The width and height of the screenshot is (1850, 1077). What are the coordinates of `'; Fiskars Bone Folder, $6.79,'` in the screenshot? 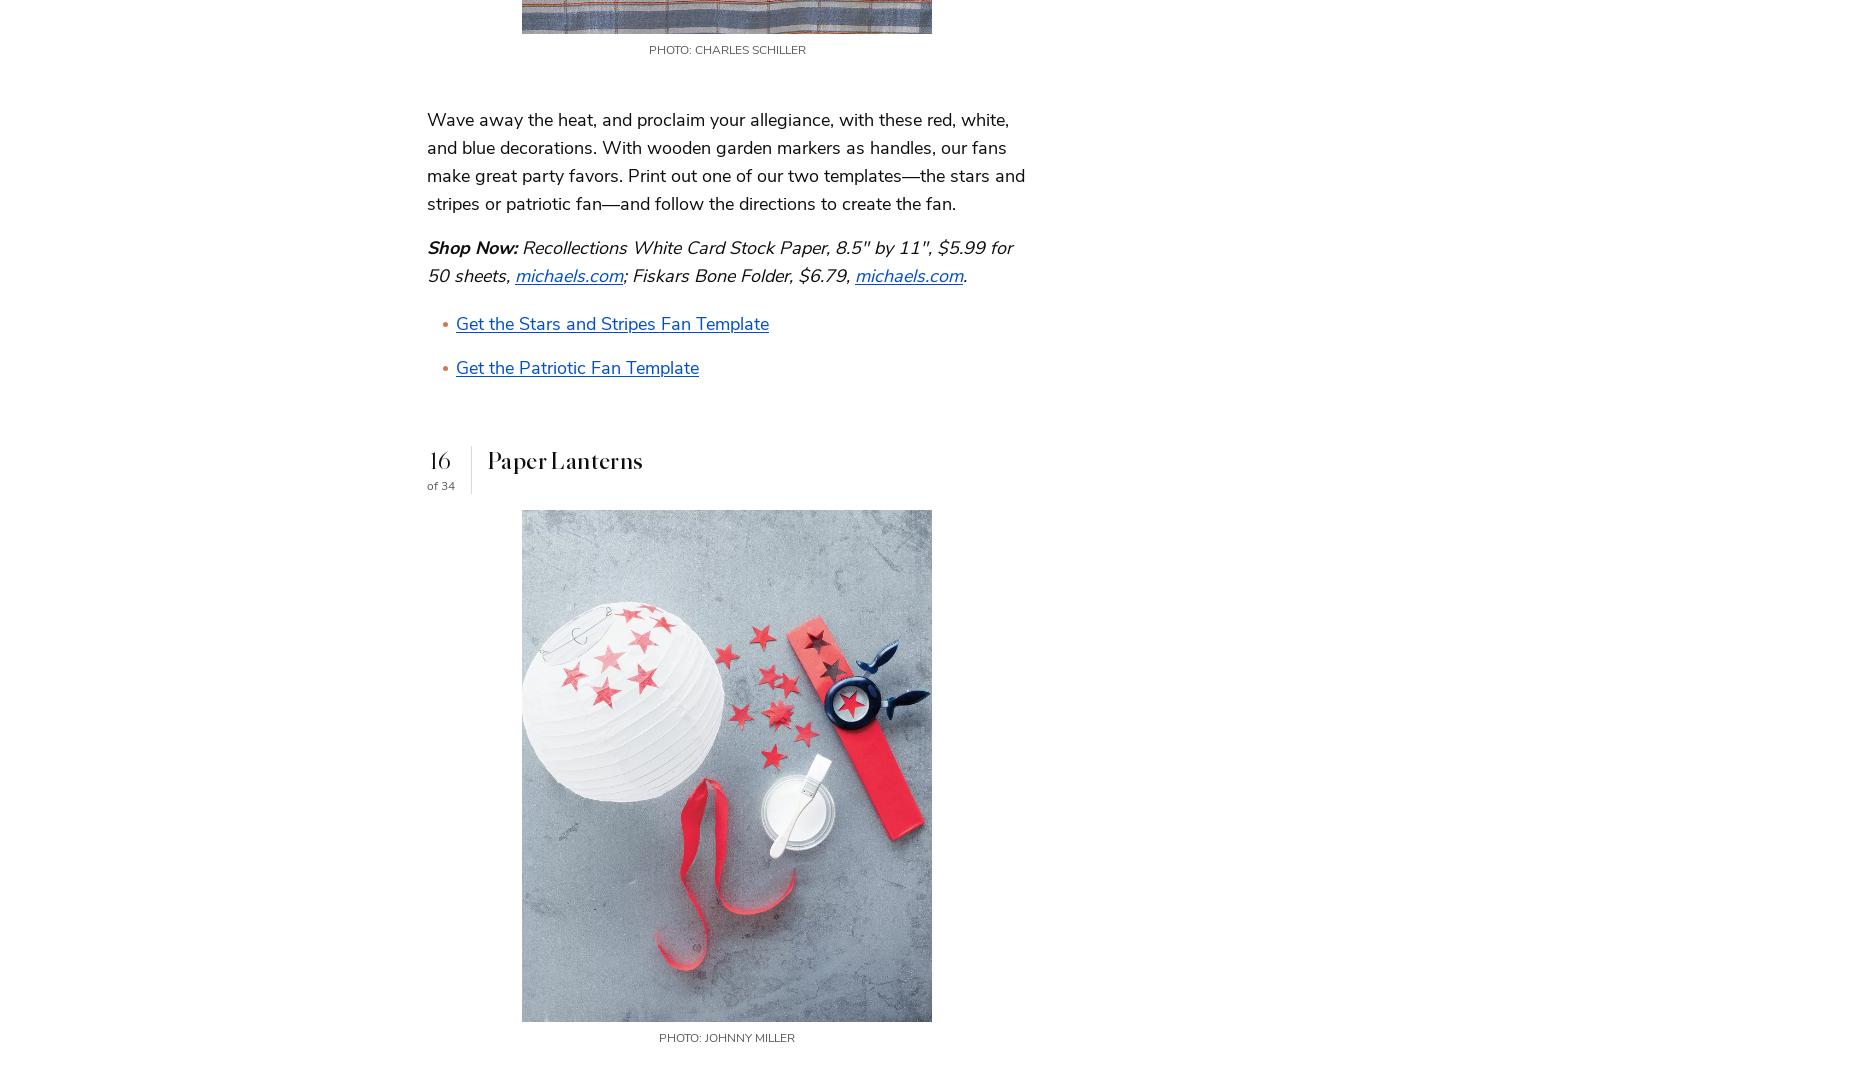 It's located at (739, 273).